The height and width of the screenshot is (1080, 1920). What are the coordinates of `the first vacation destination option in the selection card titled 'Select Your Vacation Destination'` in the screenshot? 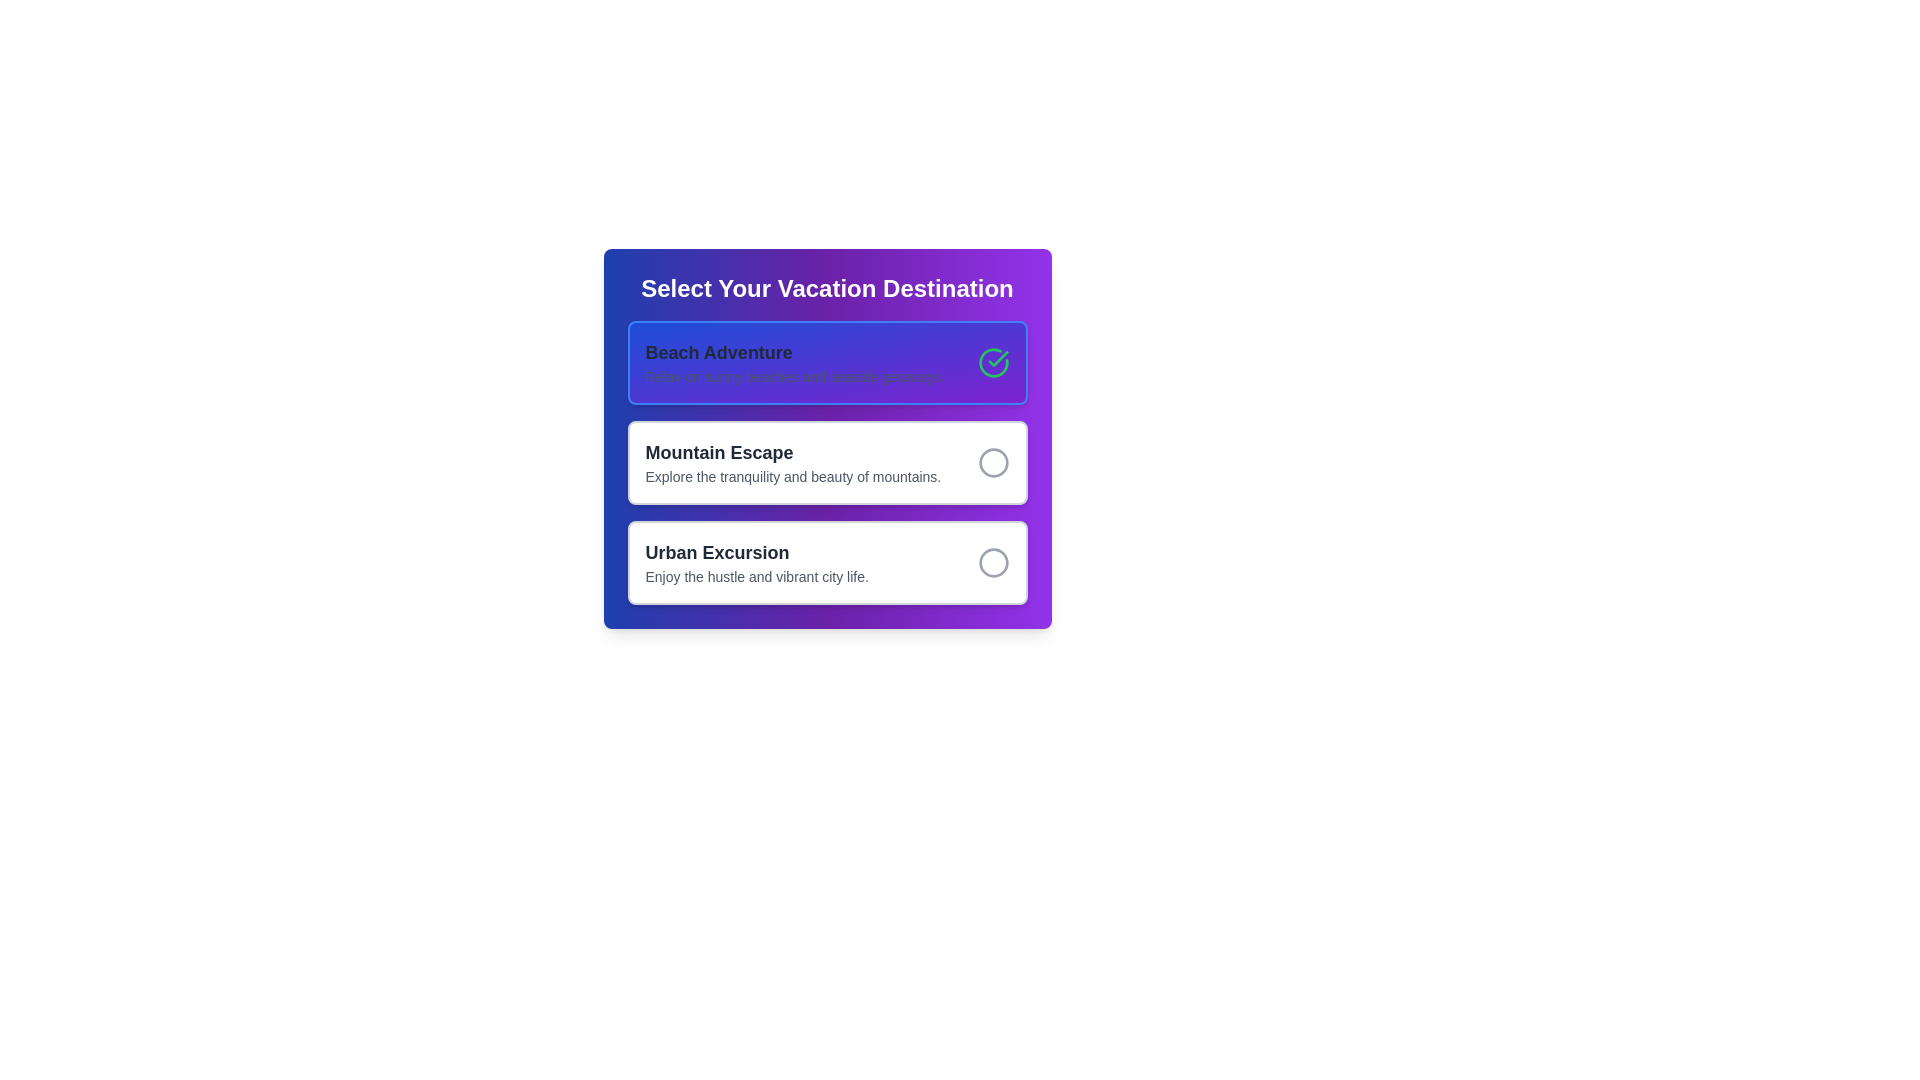 It's located at (794, 362).